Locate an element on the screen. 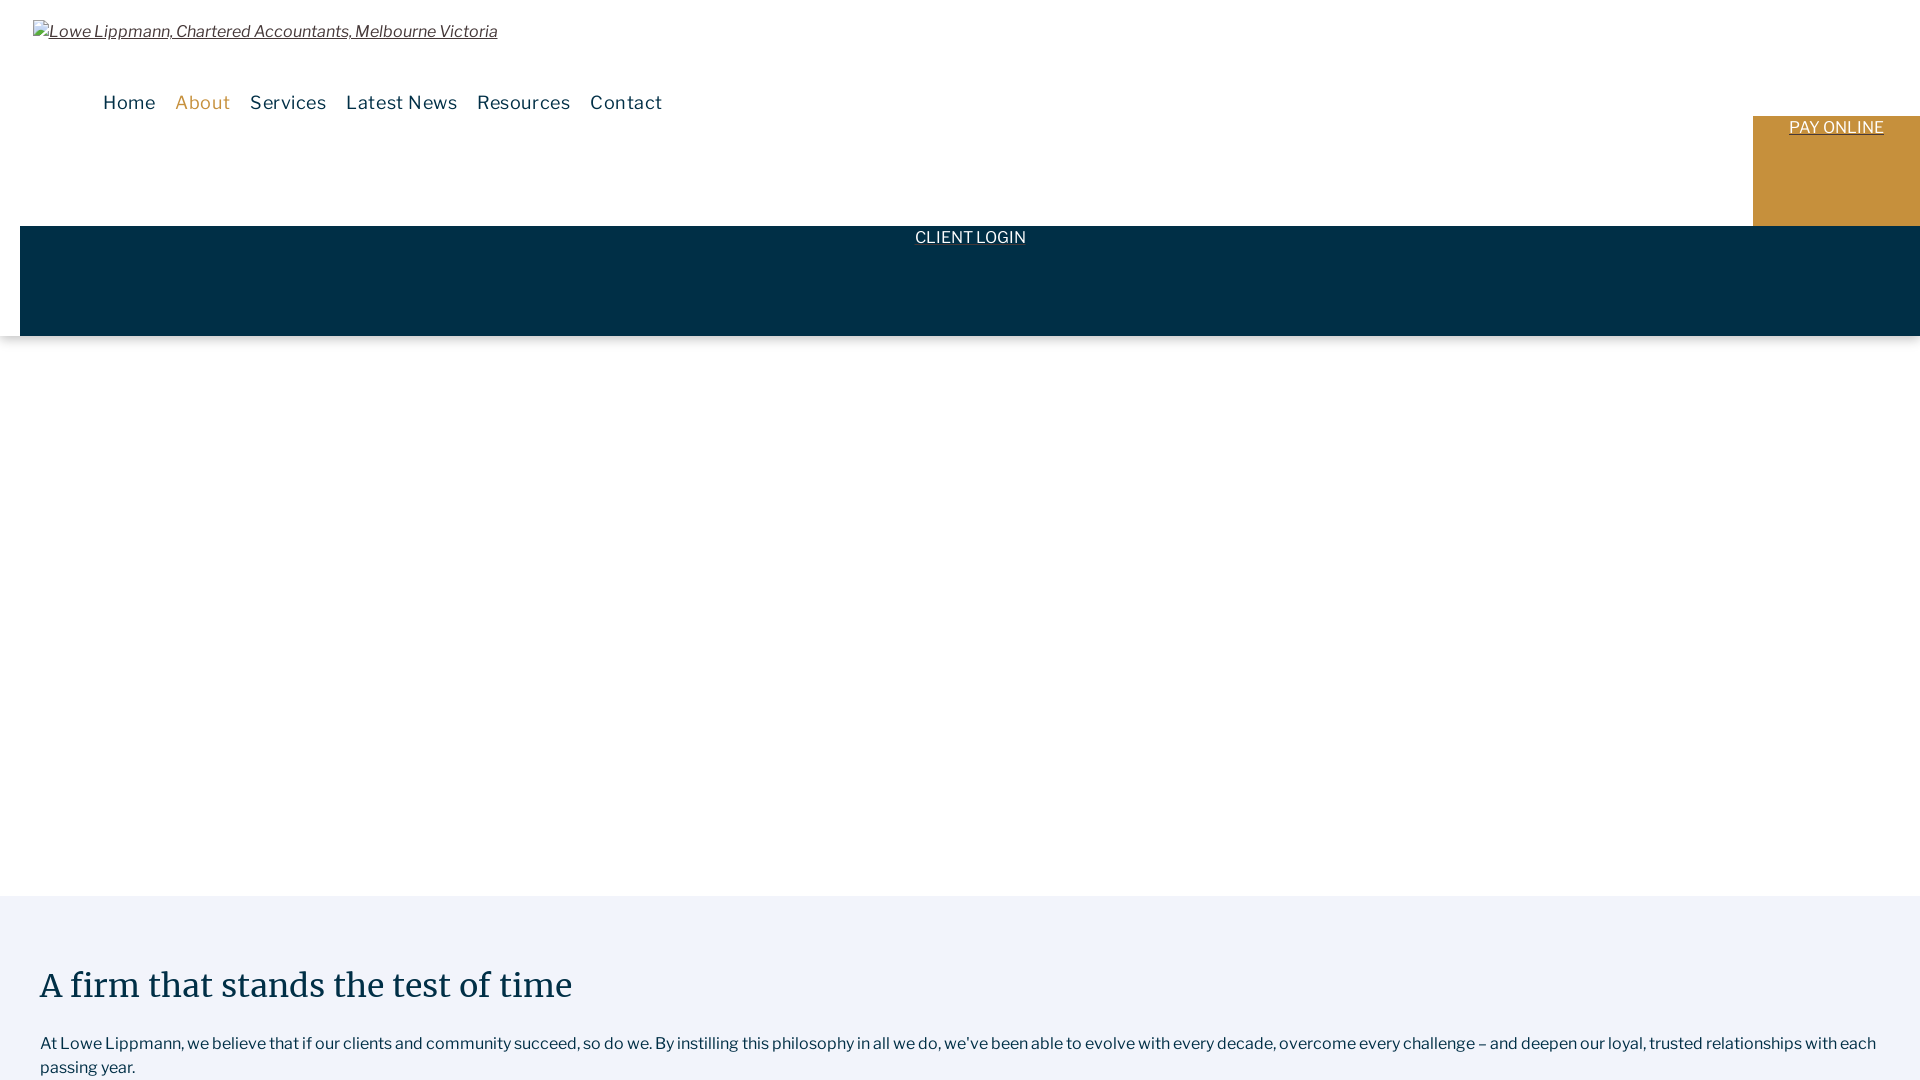 The width and height of the screenshot is (1920, 1080). 'About' is located at coordinates (202, 102).